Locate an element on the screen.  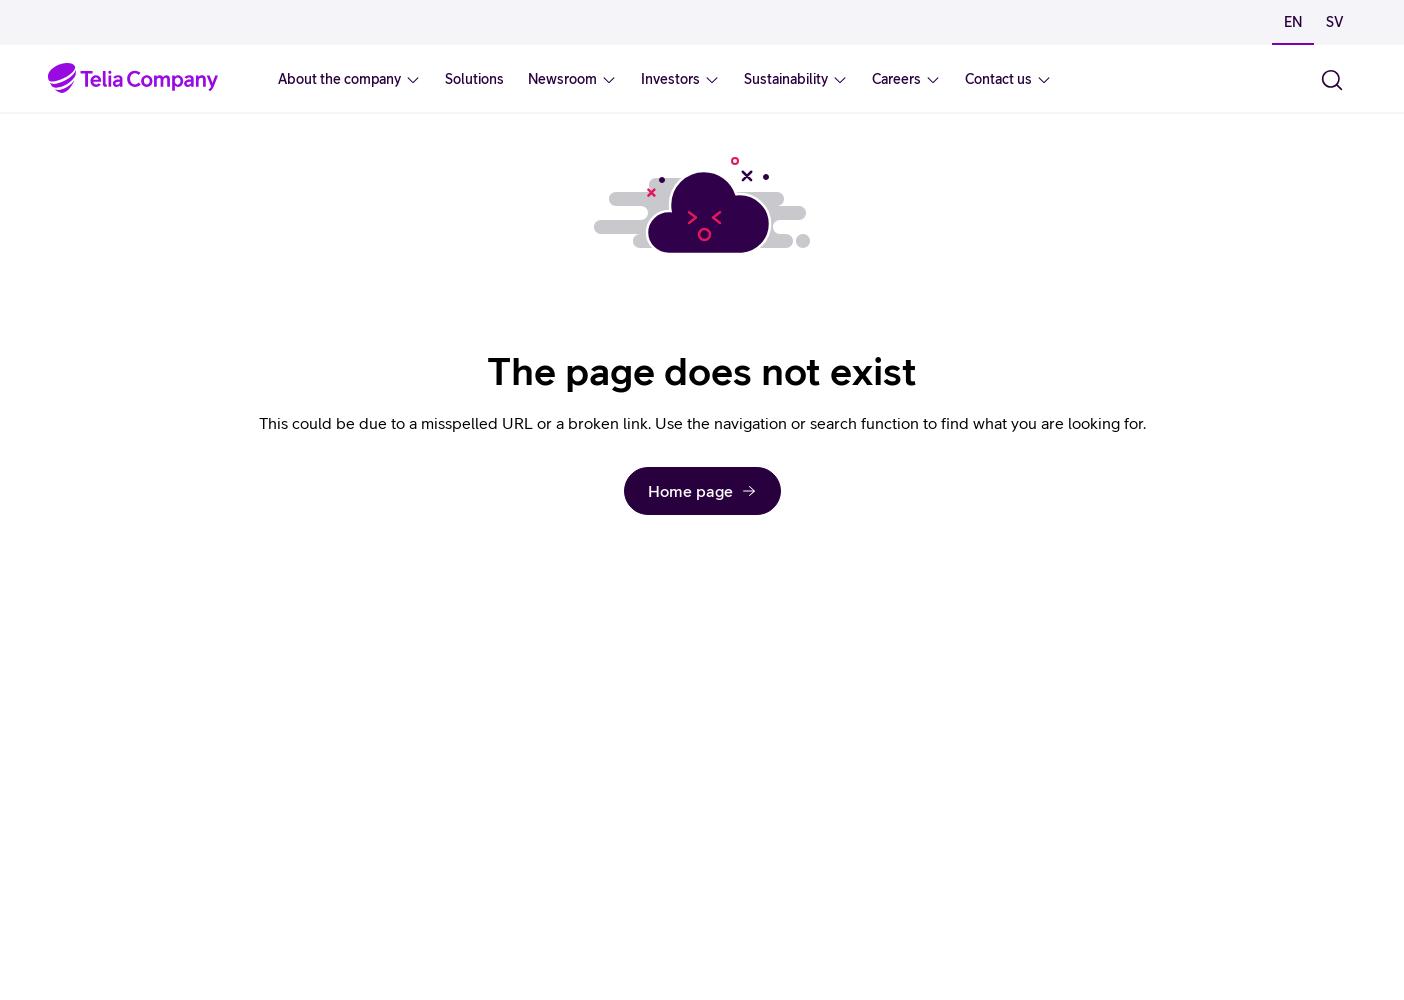
'Careers' is located at coordinates (896, 78).